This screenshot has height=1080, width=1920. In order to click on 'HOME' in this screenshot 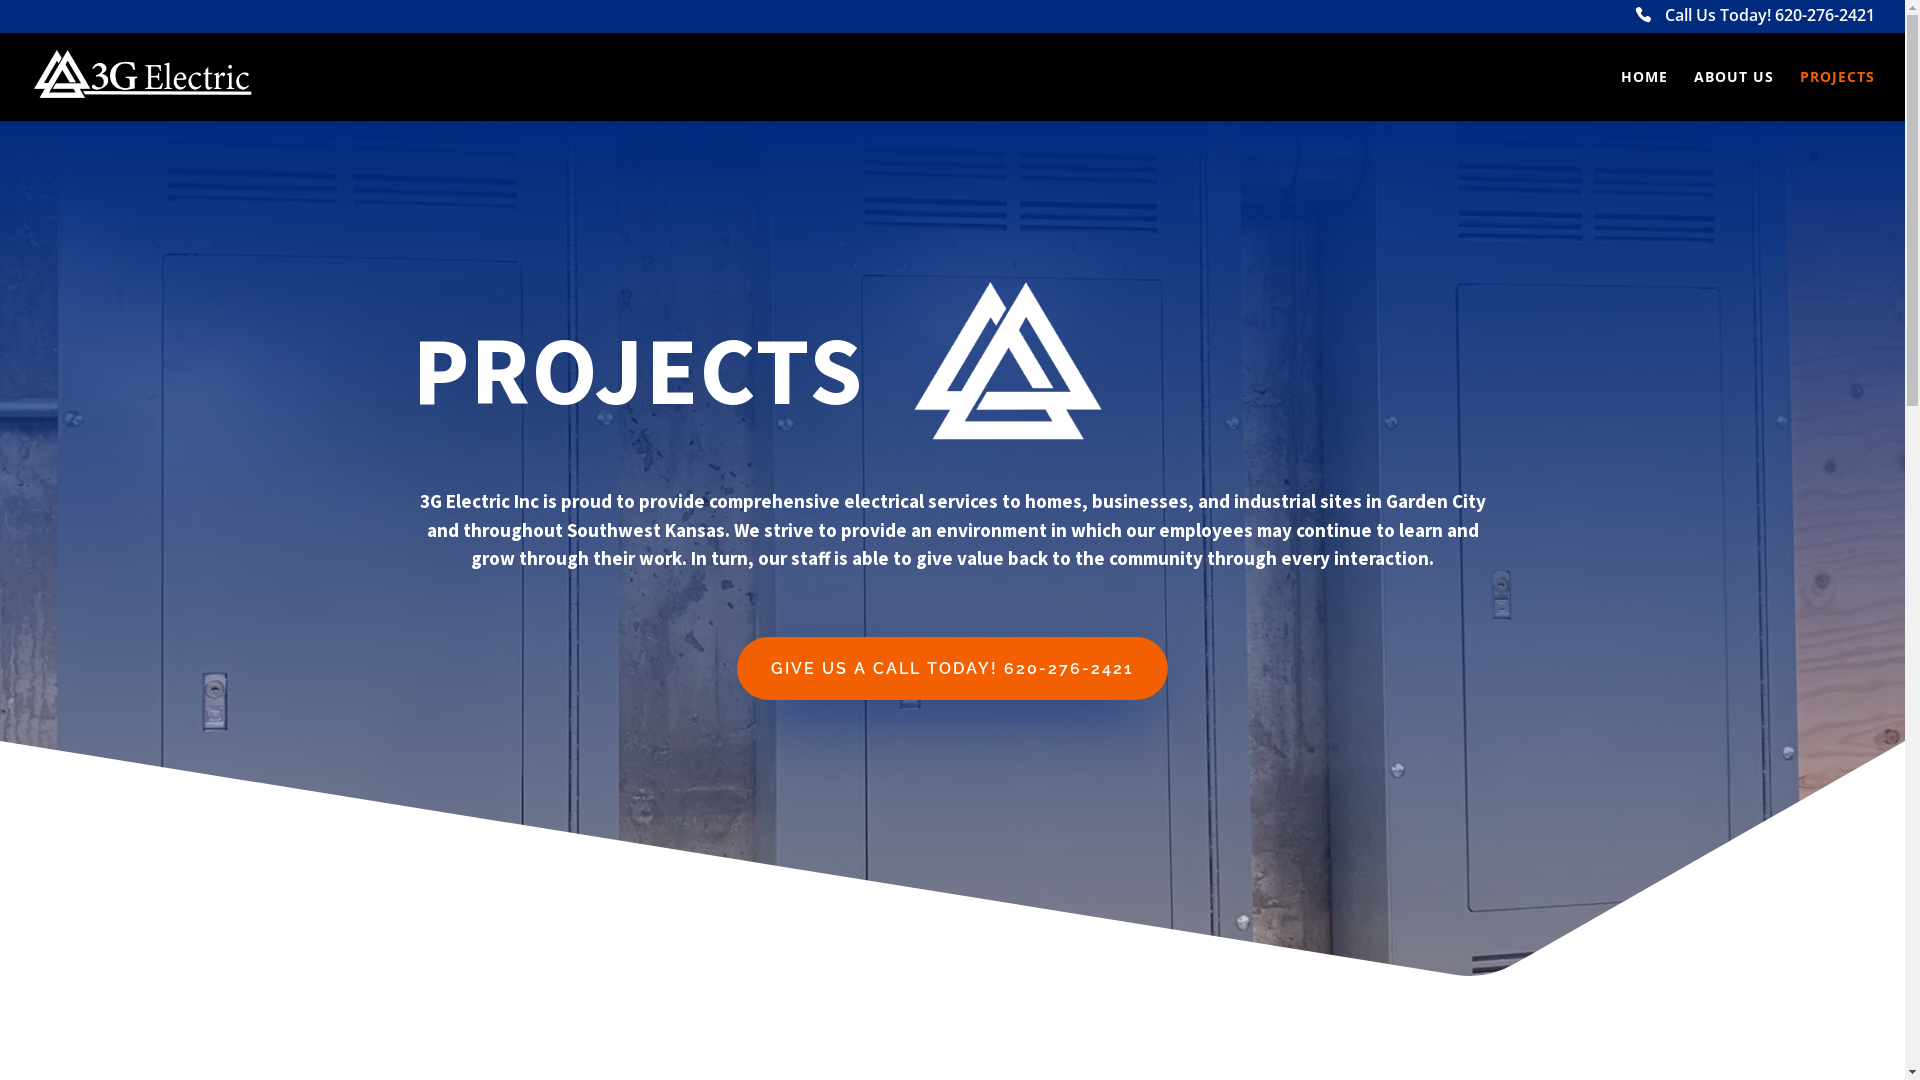, I will do `click(1644, 95)`.